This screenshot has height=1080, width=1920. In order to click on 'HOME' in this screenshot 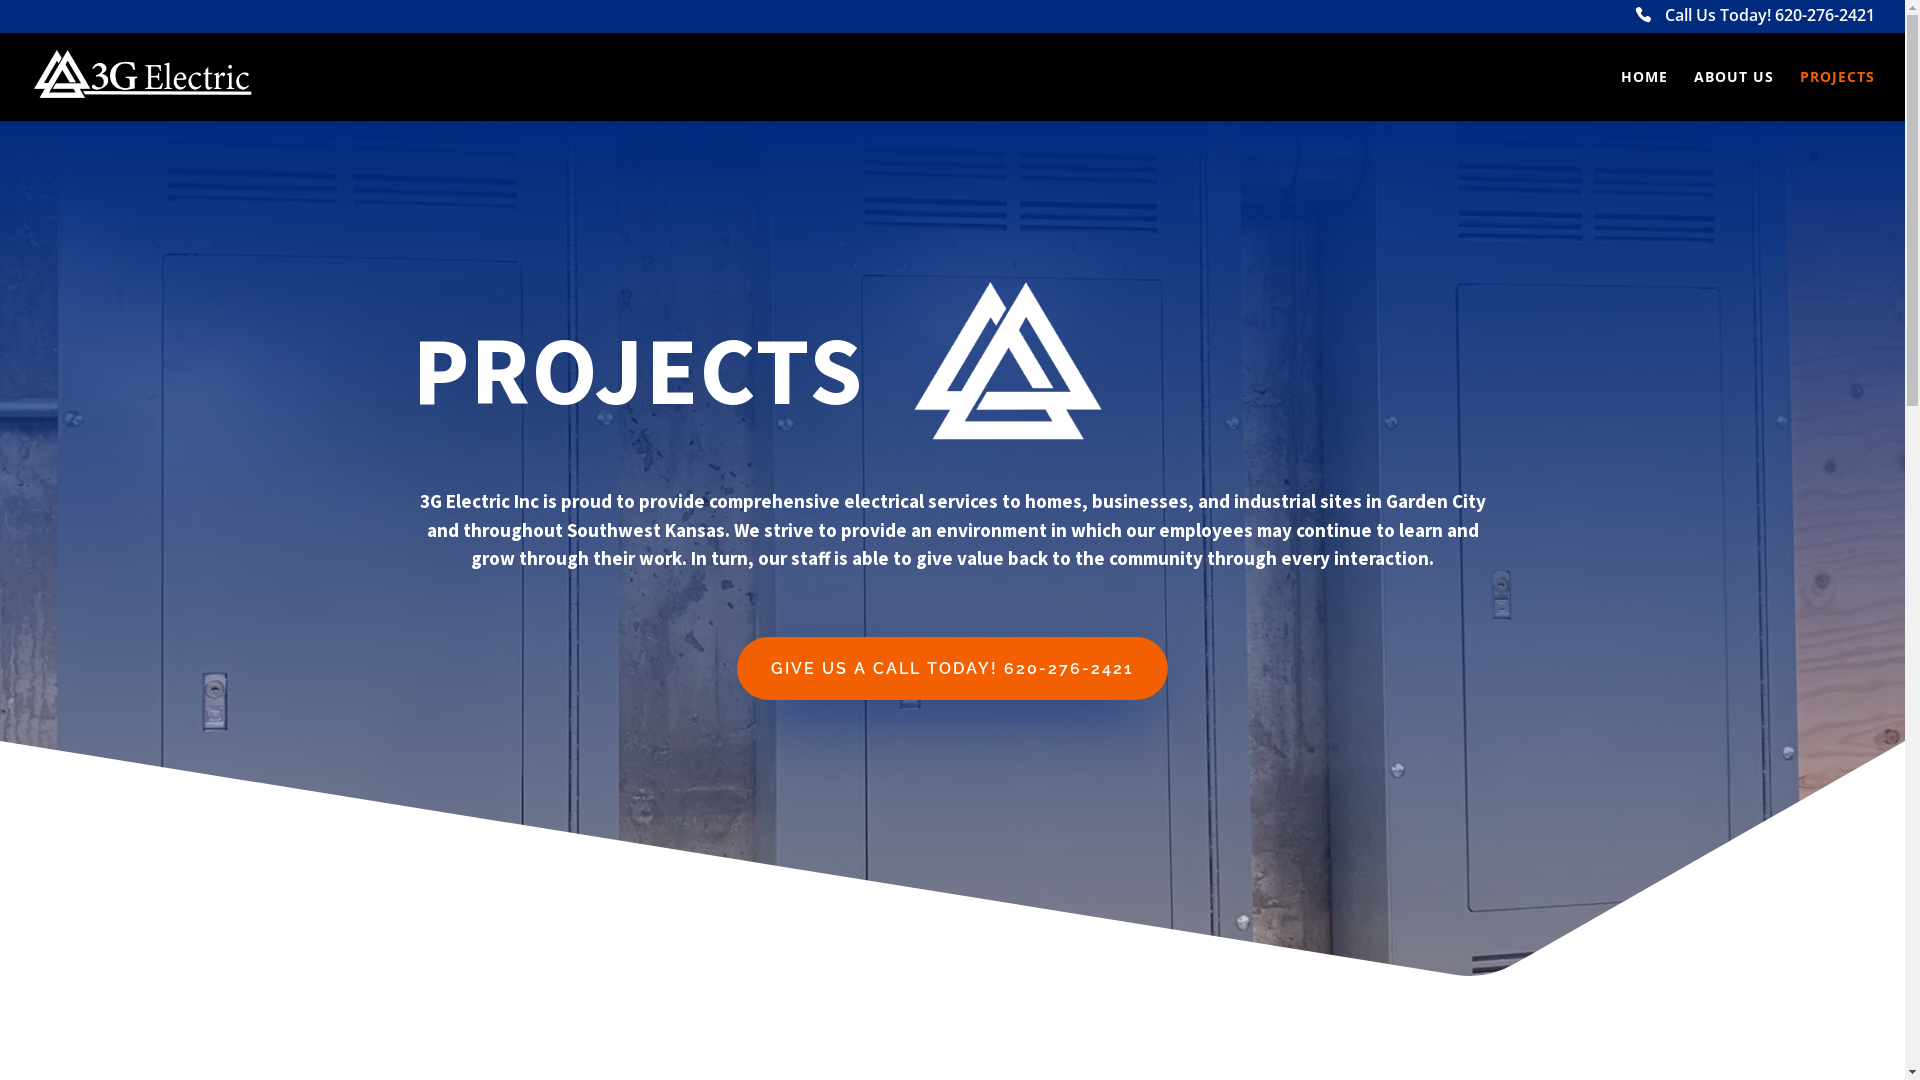, I will do `click(1644, 95)`.